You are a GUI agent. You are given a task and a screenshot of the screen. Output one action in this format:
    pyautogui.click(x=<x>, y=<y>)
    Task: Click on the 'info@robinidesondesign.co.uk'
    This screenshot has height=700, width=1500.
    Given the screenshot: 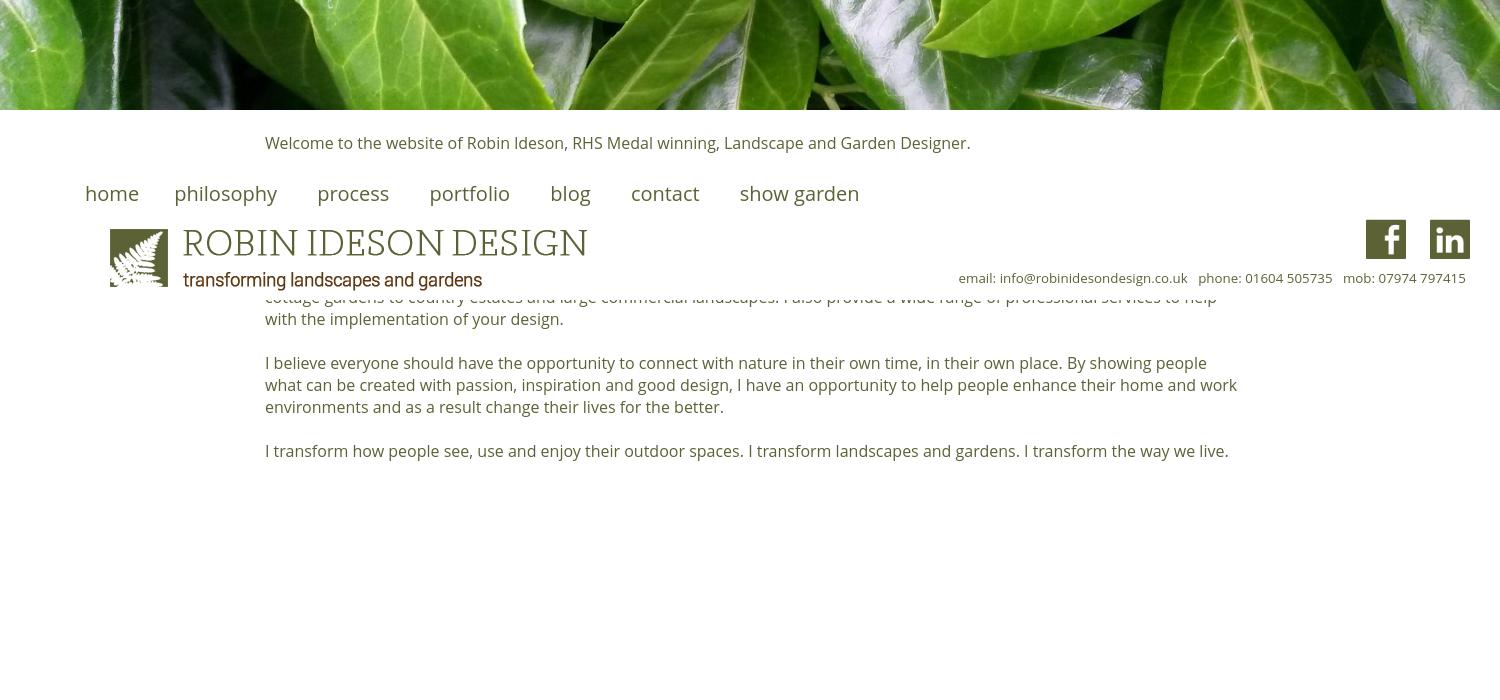 What is the action you would take?
    pyautogui.click(x=1092, y=277)
    